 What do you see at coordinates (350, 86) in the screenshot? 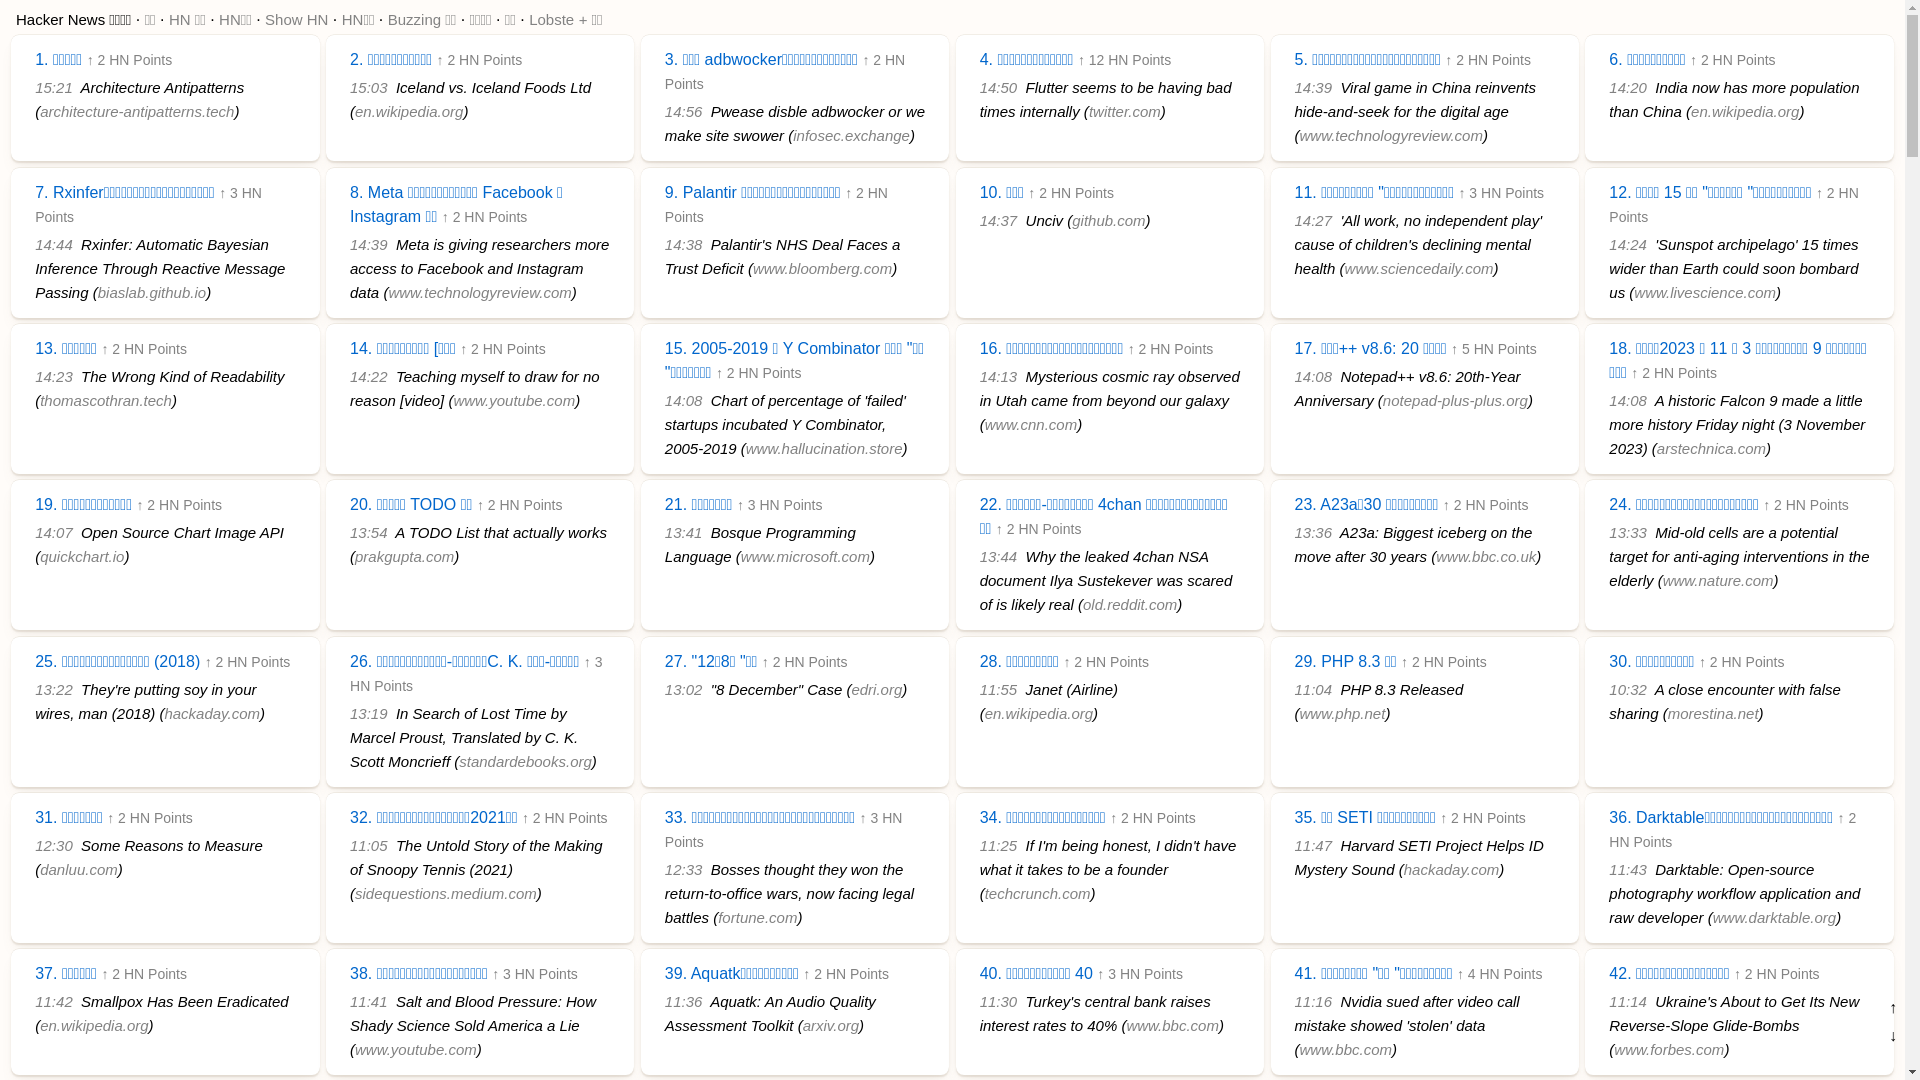
I see `'15:03'` at bounding box center [350, 86].